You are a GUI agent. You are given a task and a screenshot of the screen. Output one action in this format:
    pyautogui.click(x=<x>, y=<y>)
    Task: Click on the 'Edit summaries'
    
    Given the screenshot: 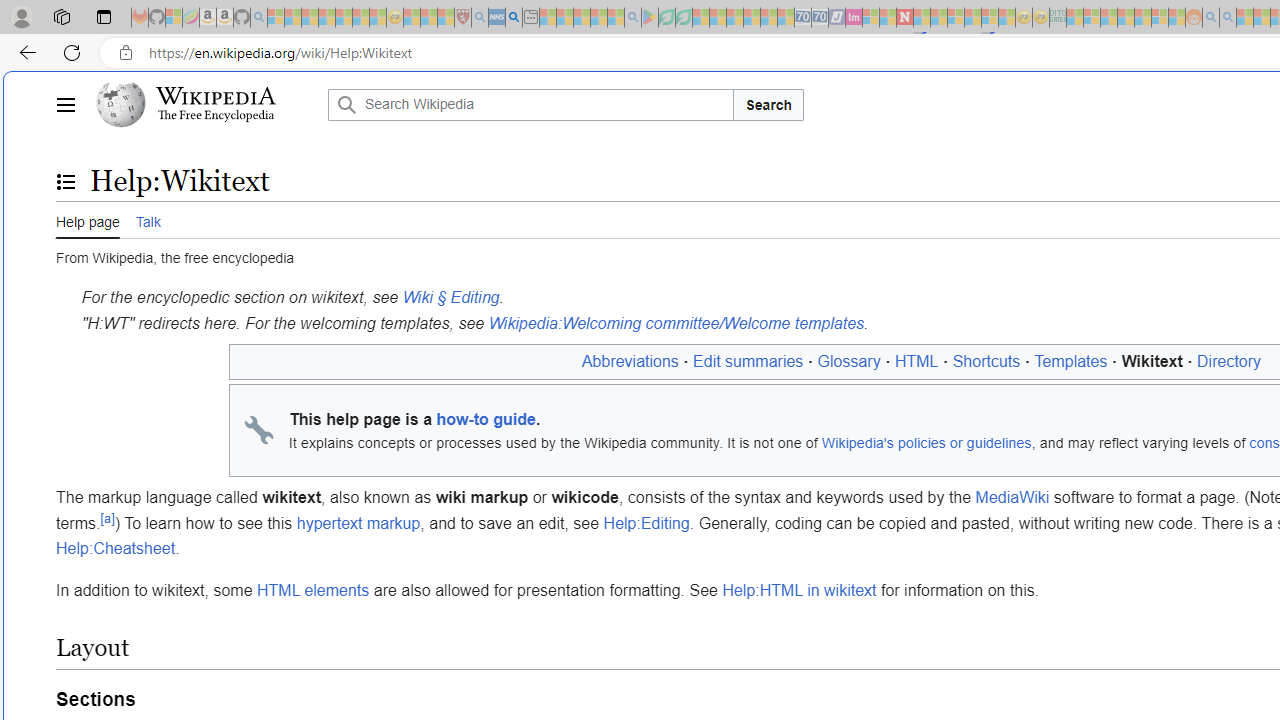 What is the action you would take?
    pyautogui.click(x=747, y=361)
    